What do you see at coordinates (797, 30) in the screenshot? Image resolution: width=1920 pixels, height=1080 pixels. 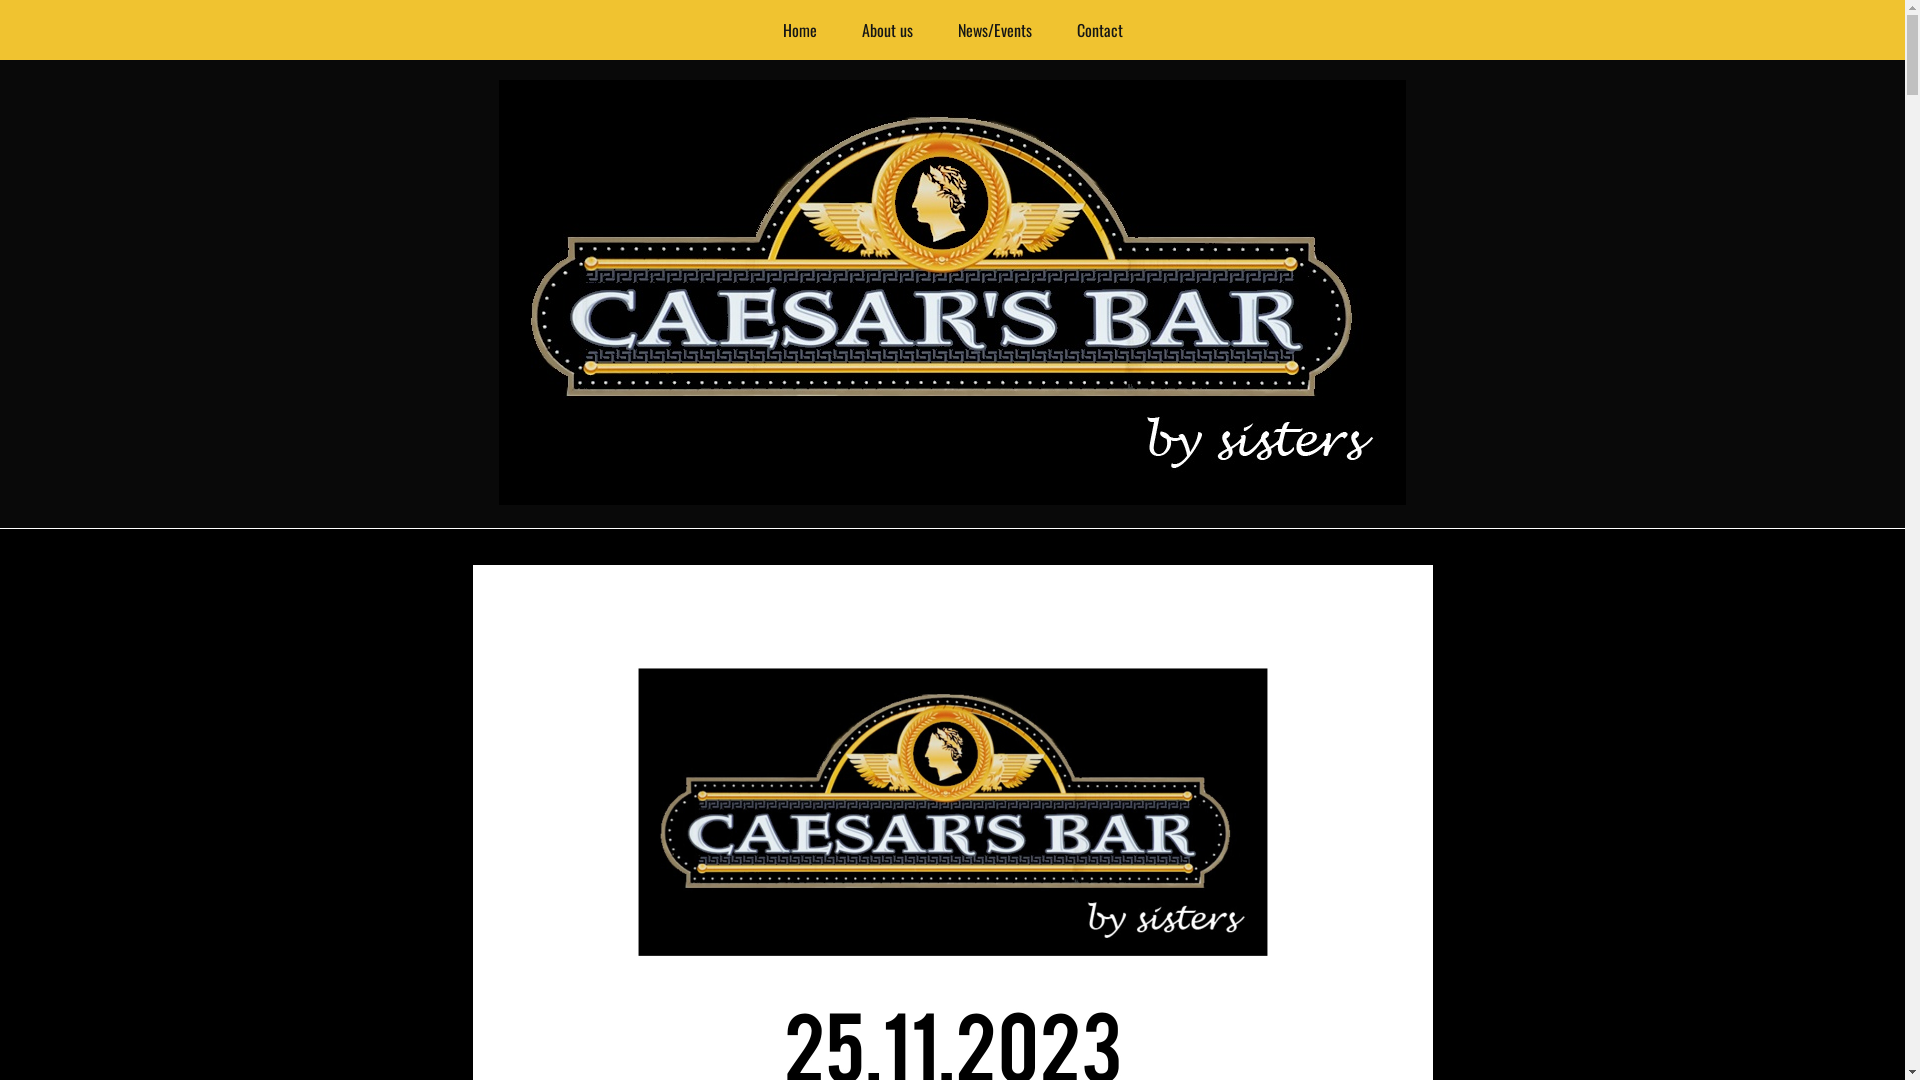 I see `'Home'` at bounding box center [797, 30].